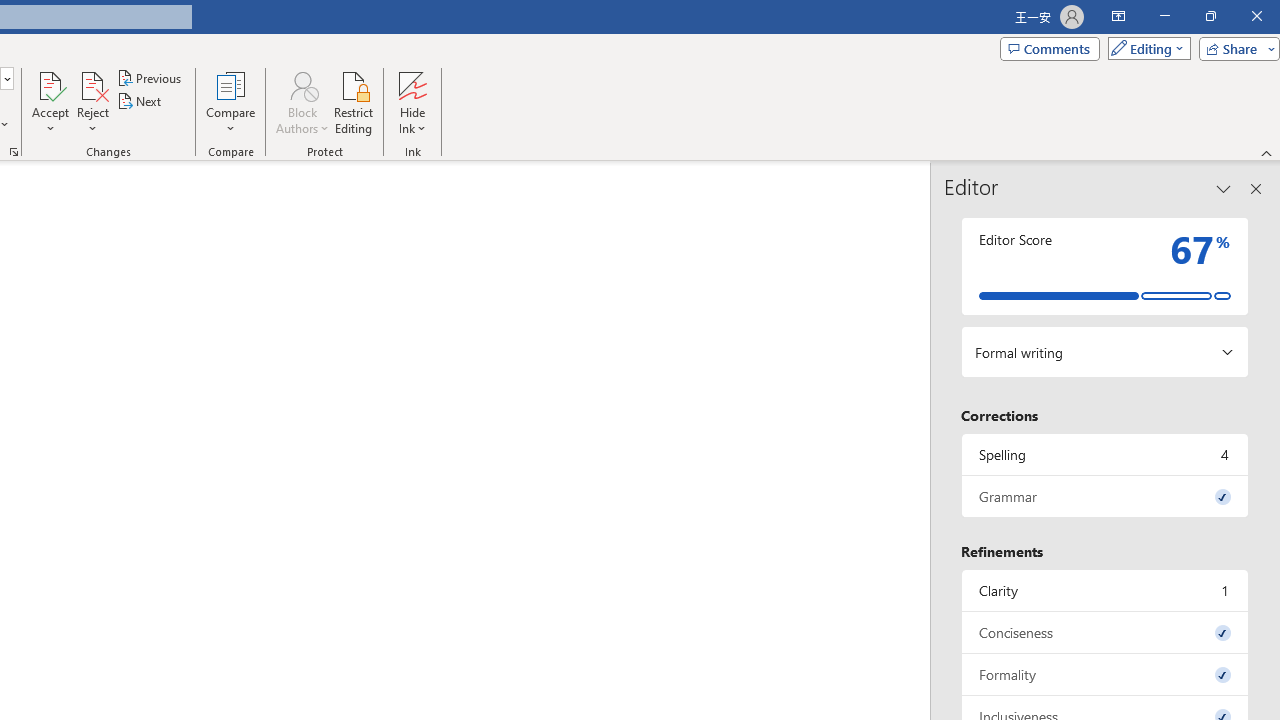 This screenshot has width=1280, height=720. What do you see at coordinates (231, 103) in the screenshot?
I see `'Compare'` at bounding box center [231, 103].